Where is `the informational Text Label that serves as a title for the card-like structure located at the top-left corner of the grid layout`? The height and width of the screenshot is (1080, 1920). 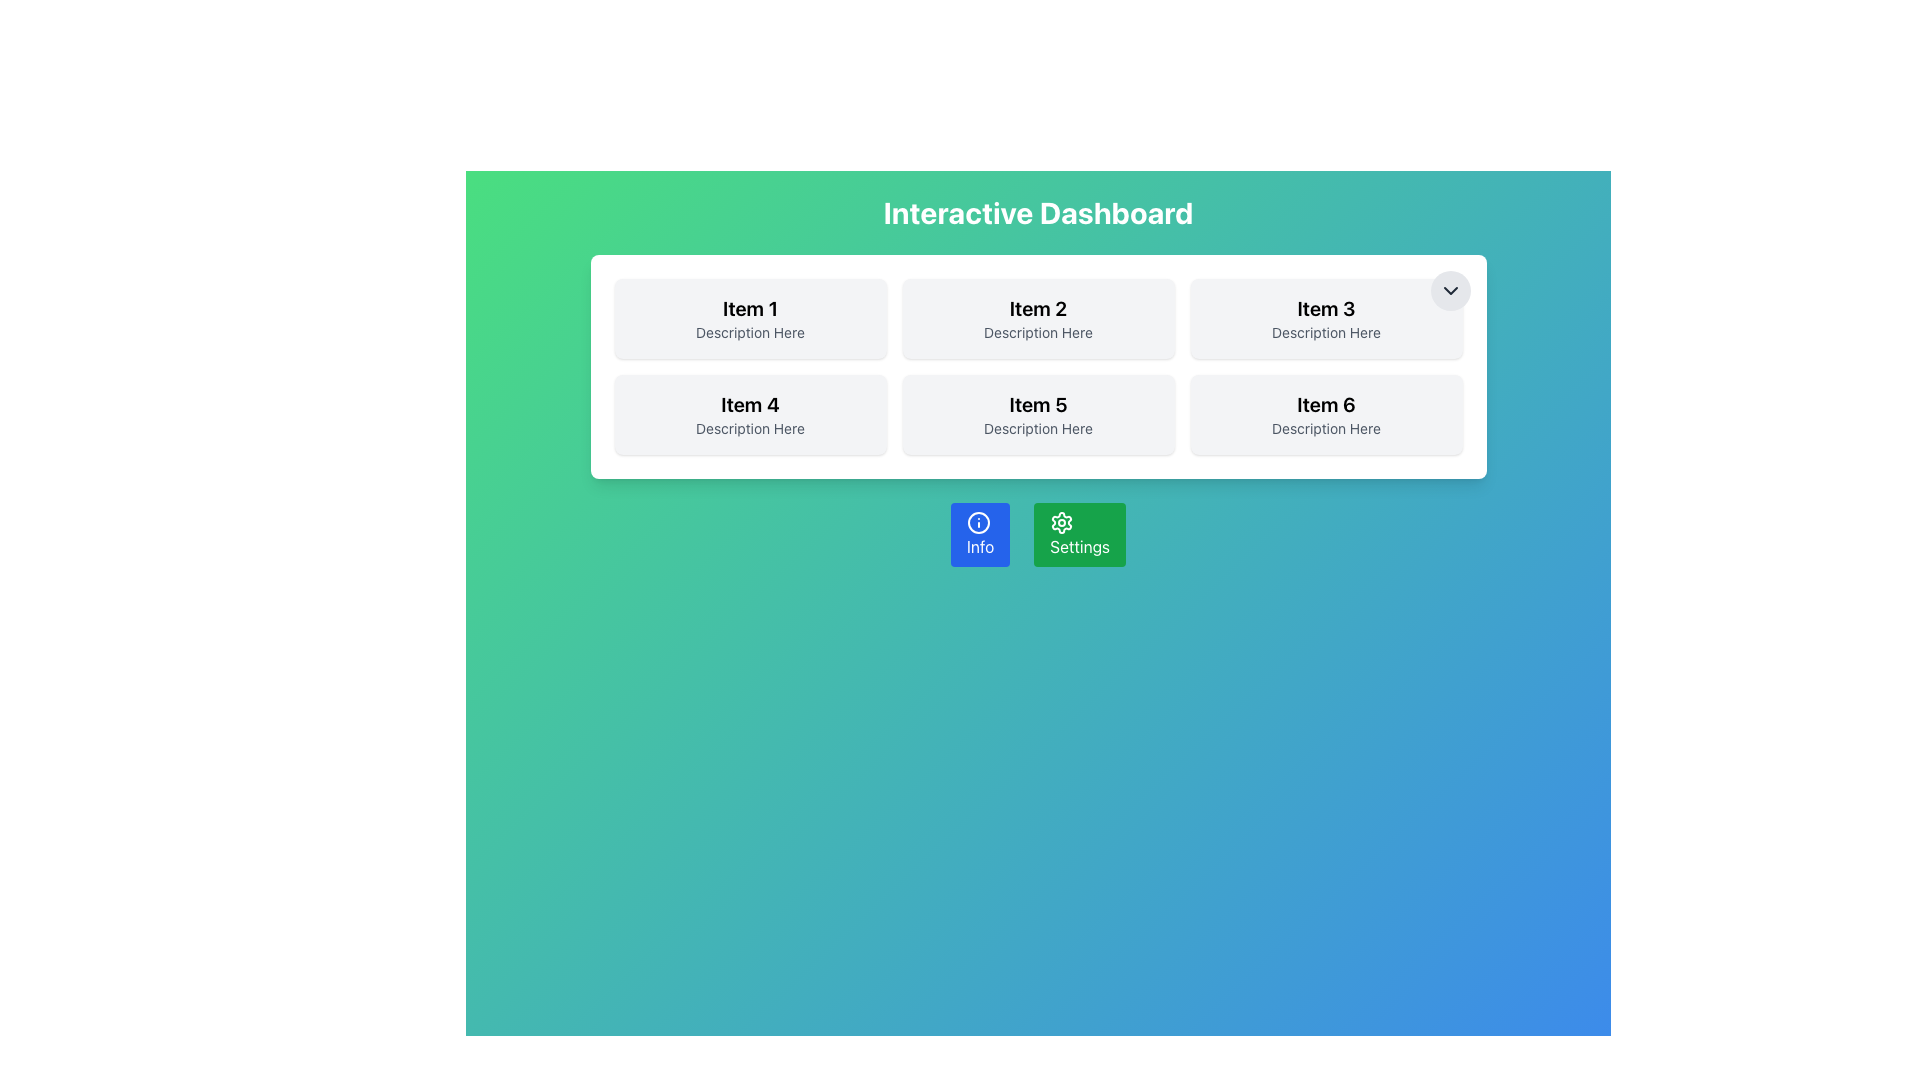
the informational Text Label that serves as a title for the card-like structure located at the top-left corner of the grid layout is located at coordinates (749, 308).